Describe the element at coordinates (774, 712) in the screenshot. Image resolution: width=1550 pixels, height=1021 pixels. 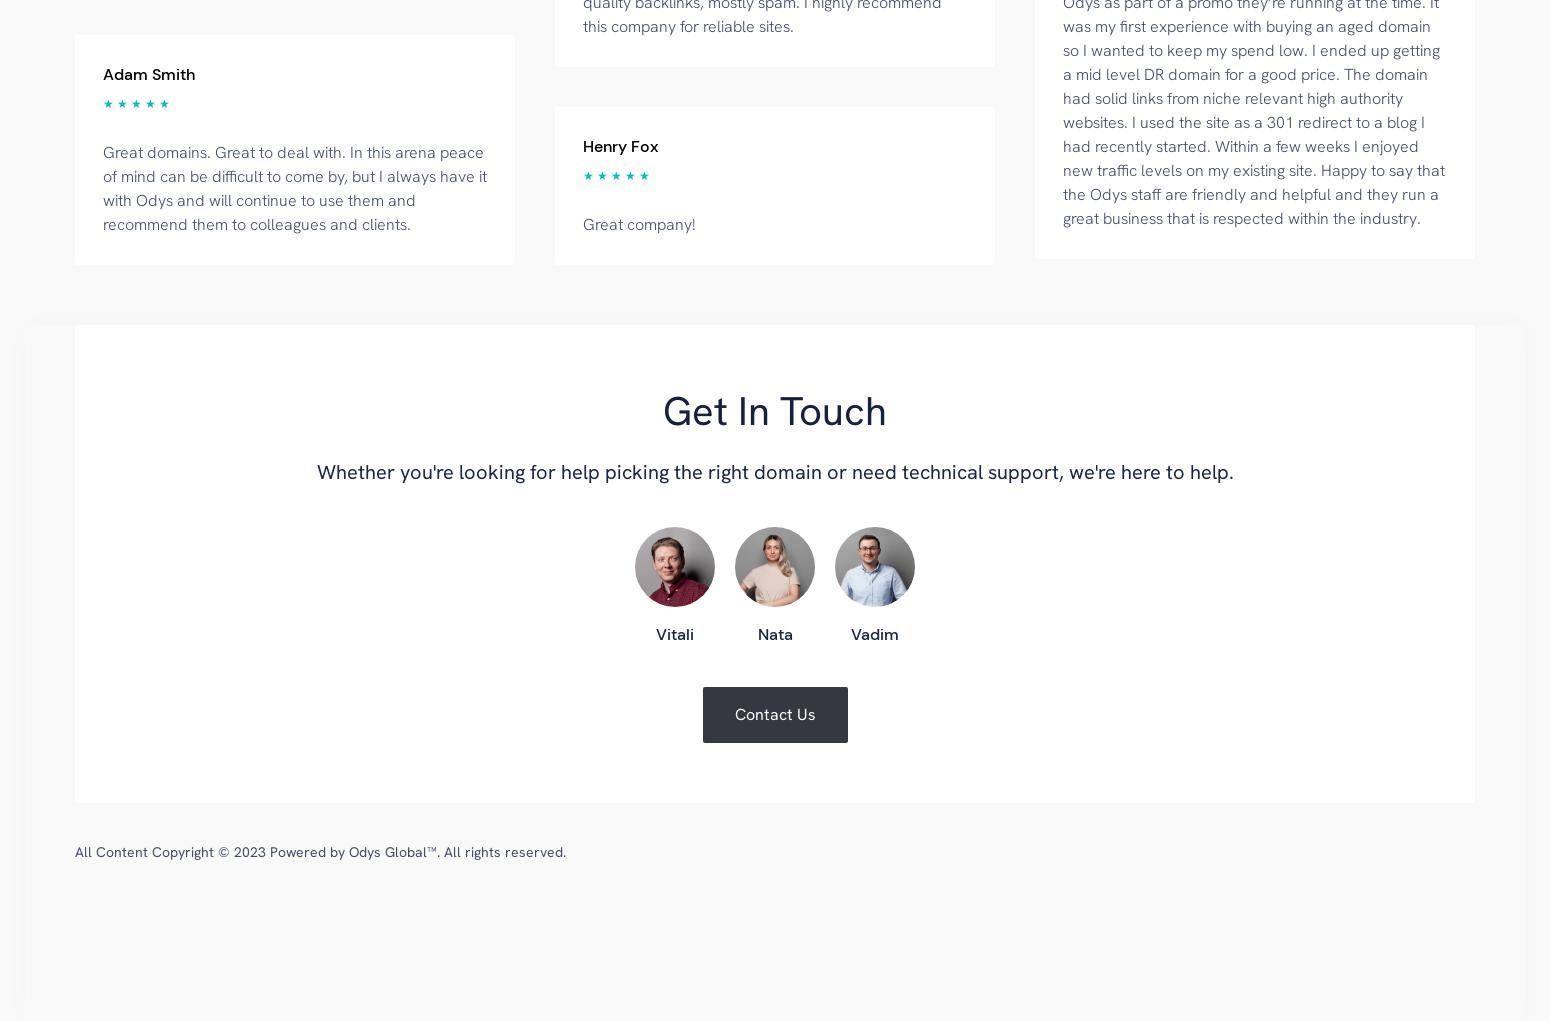
I see `'Contact Us'` at that location.